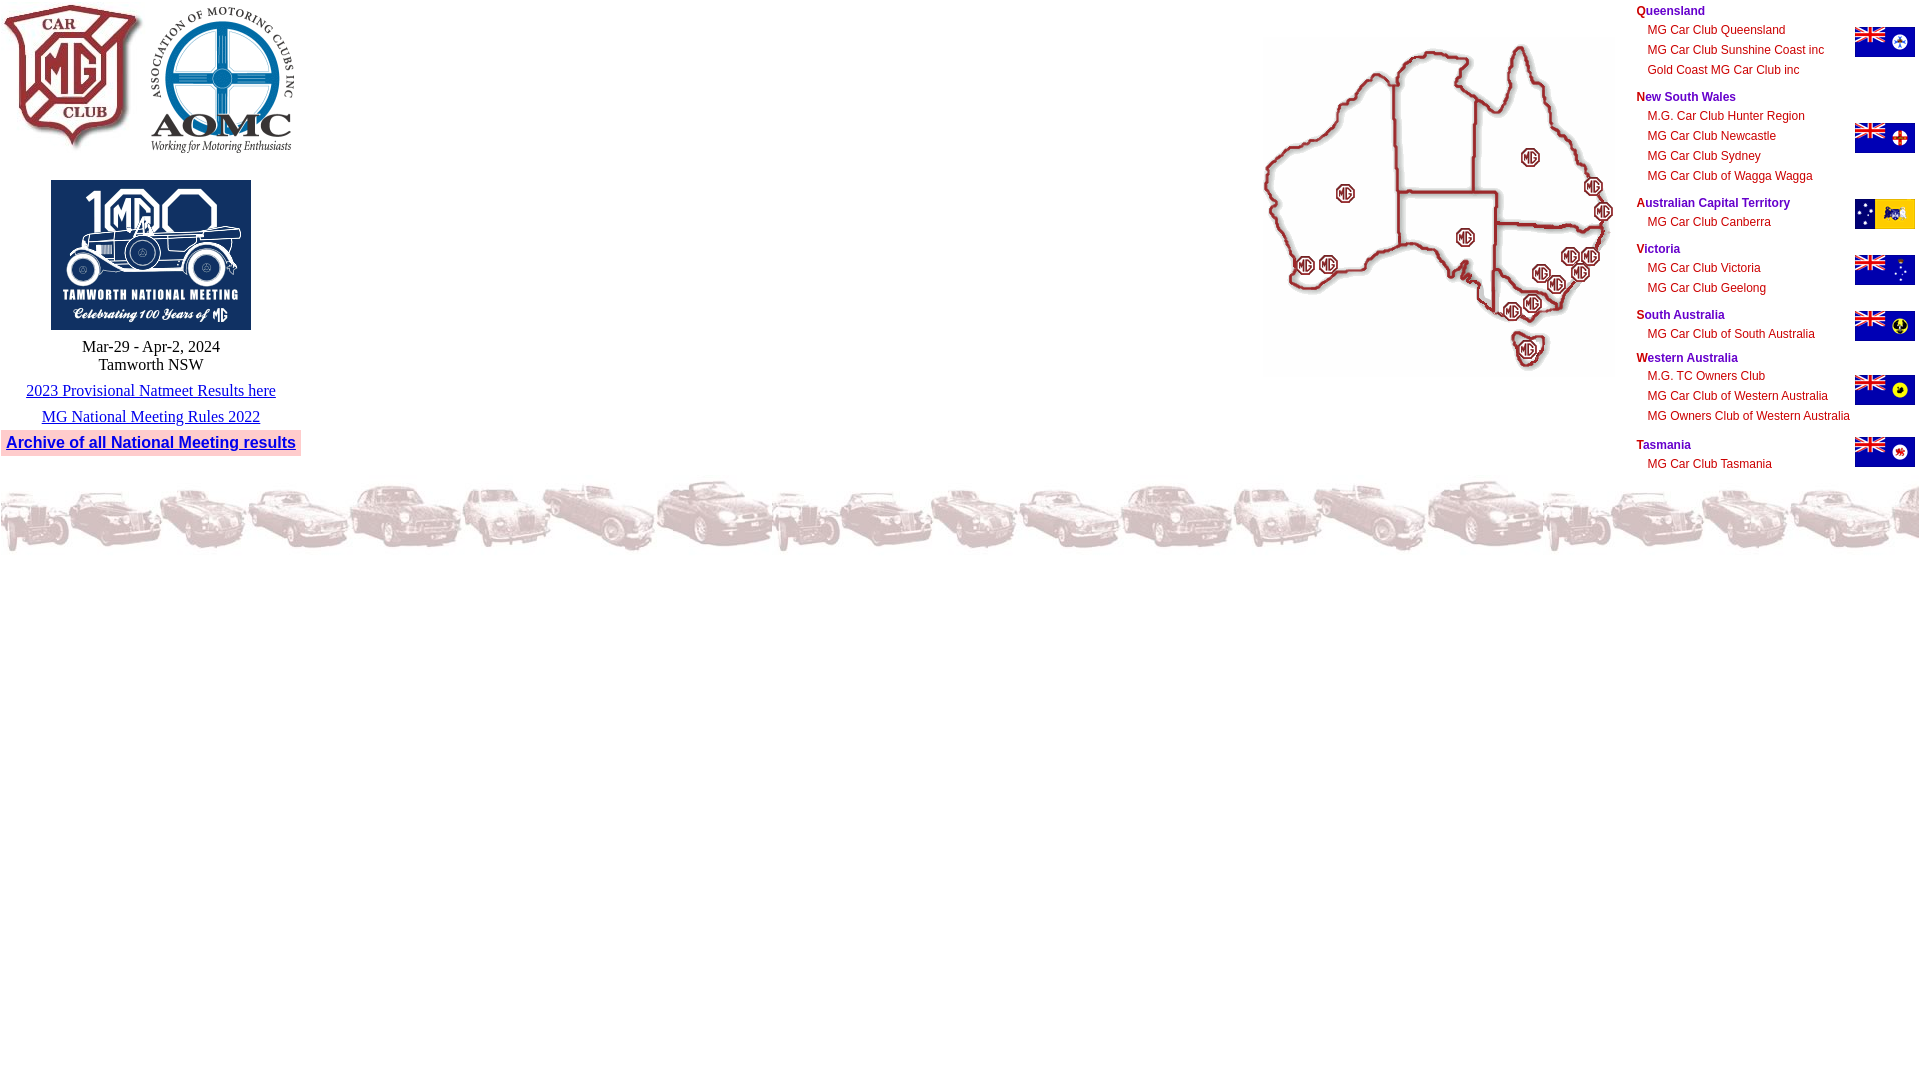  What do you see at coordinates (1715, 30) in the screenshot?
I see `'MG Car Club Queensland'` at bounding box center [1715, 30].